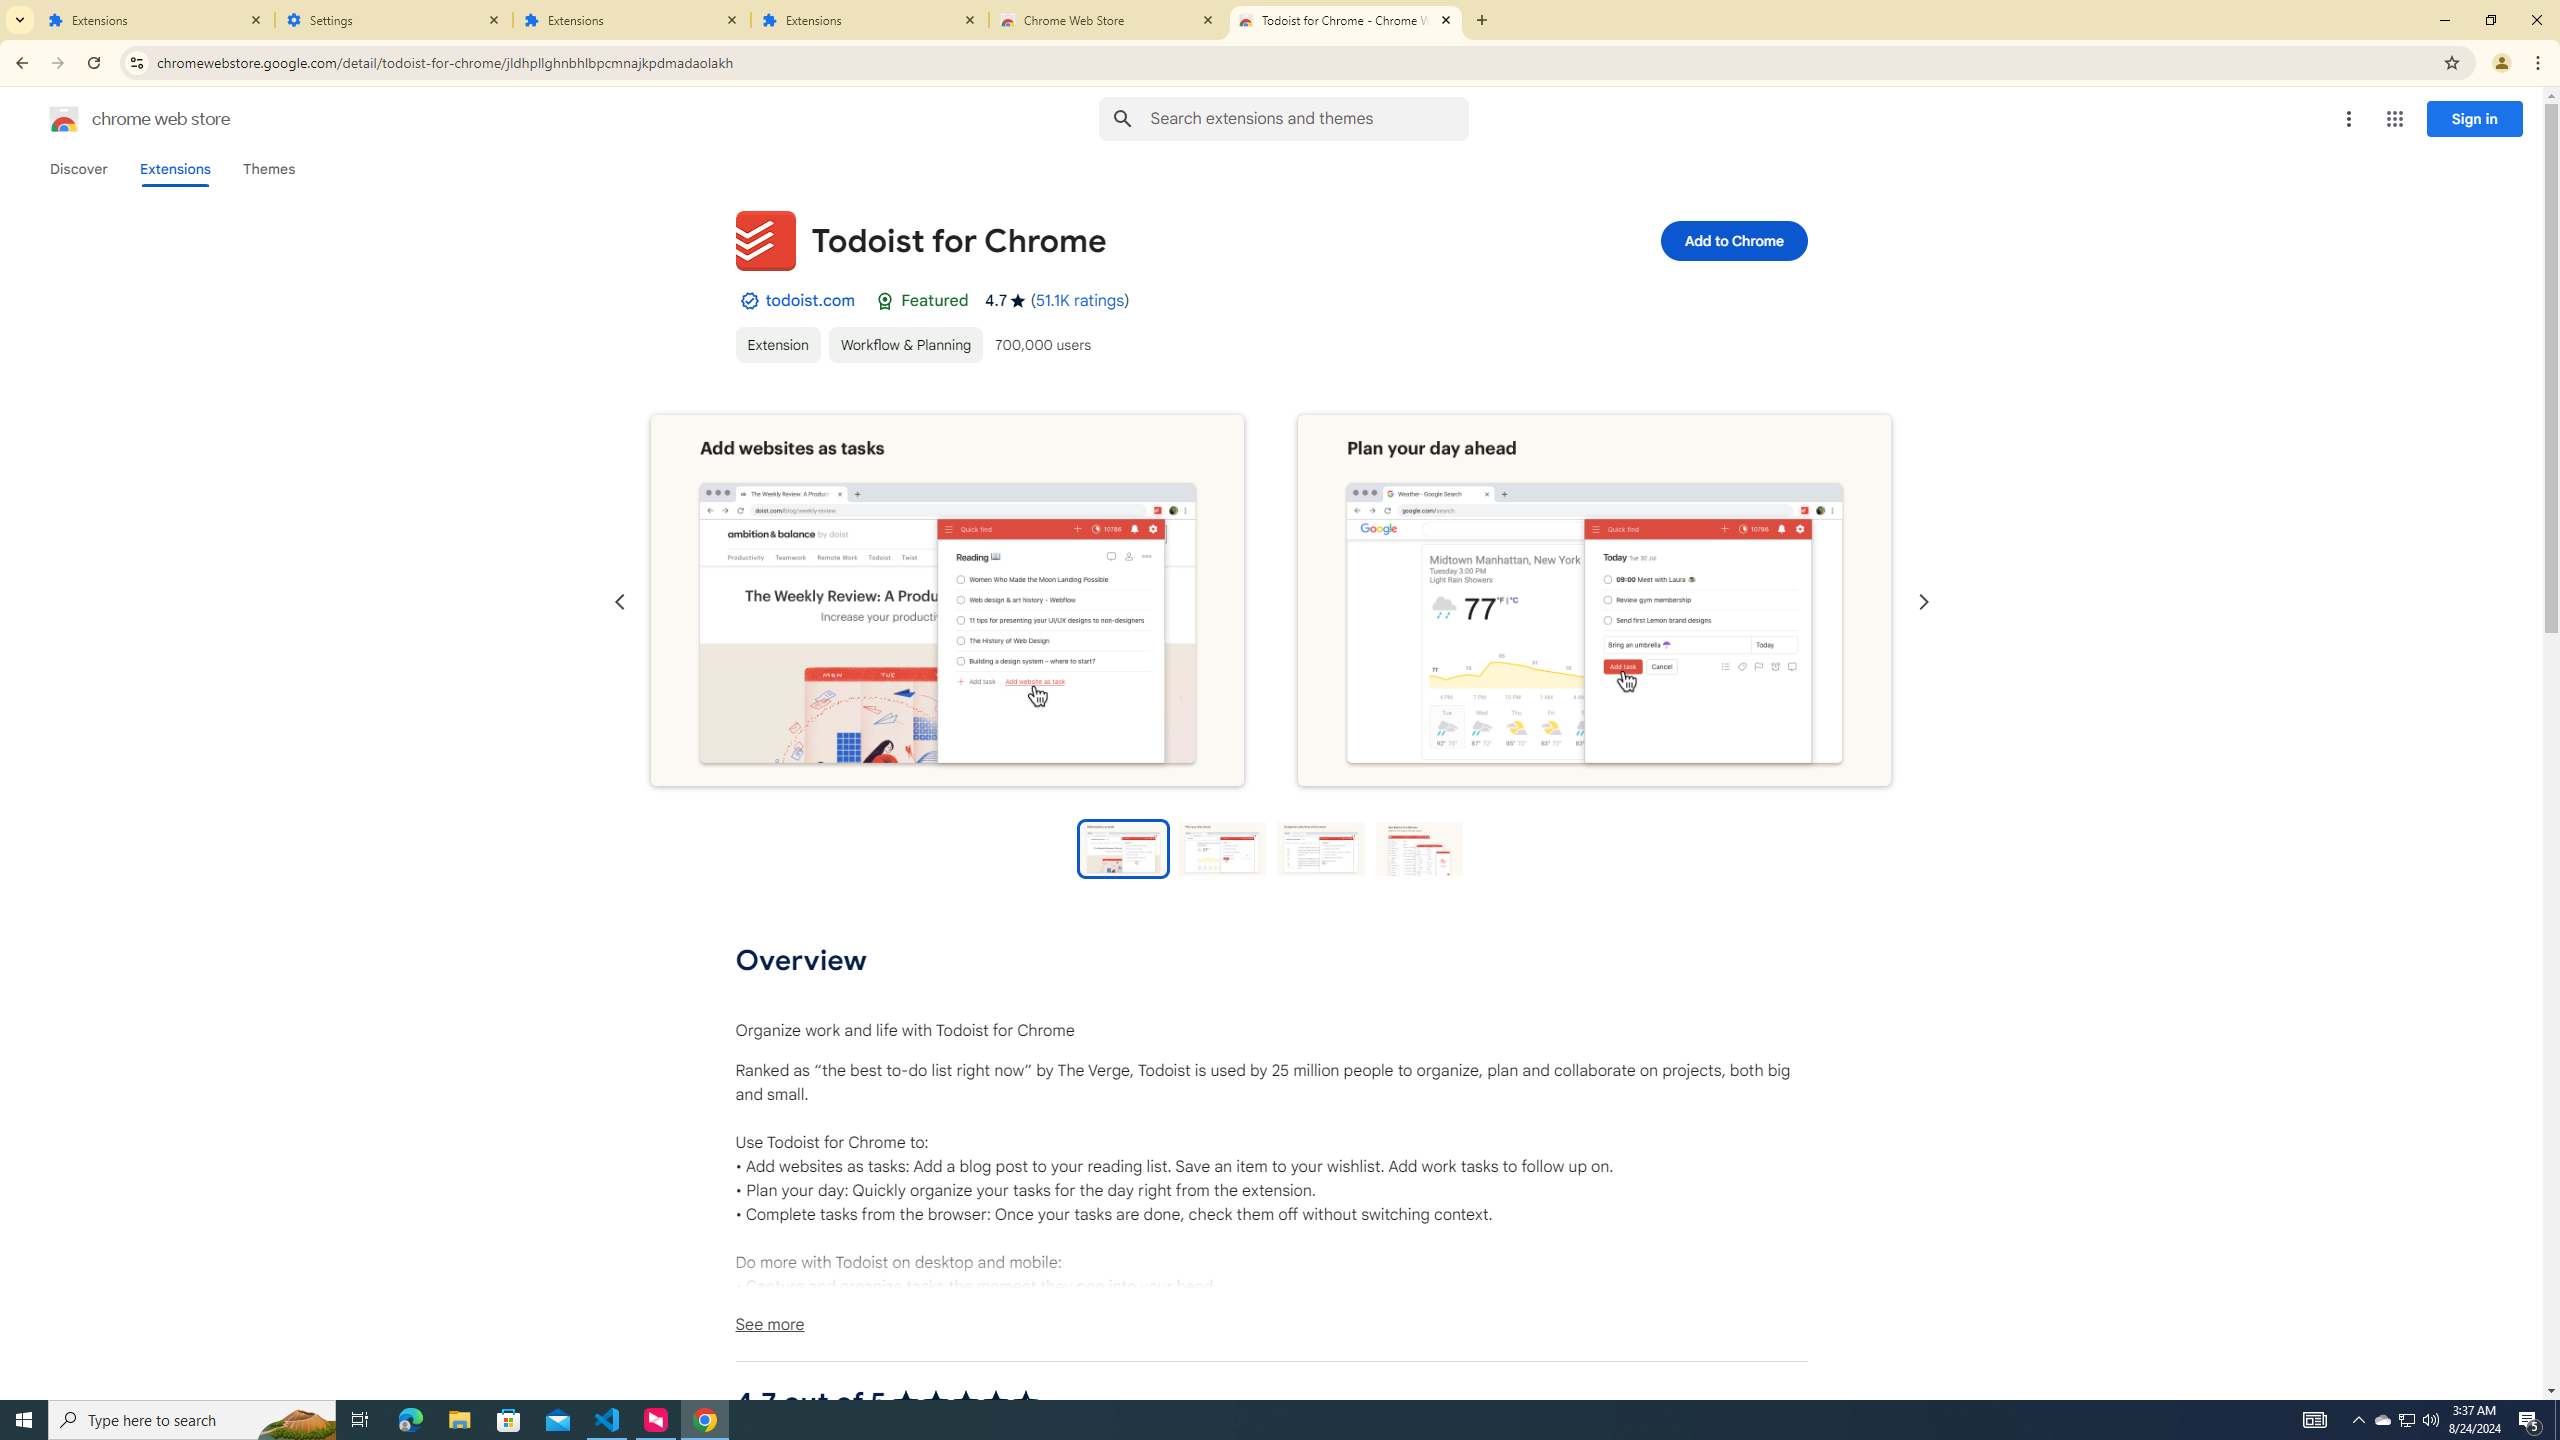  What do you see at coordinates (765, 241) in the screenshot?
I see `'Item logo image for Todoist for Chrome'` at bounding box center [765, 241].